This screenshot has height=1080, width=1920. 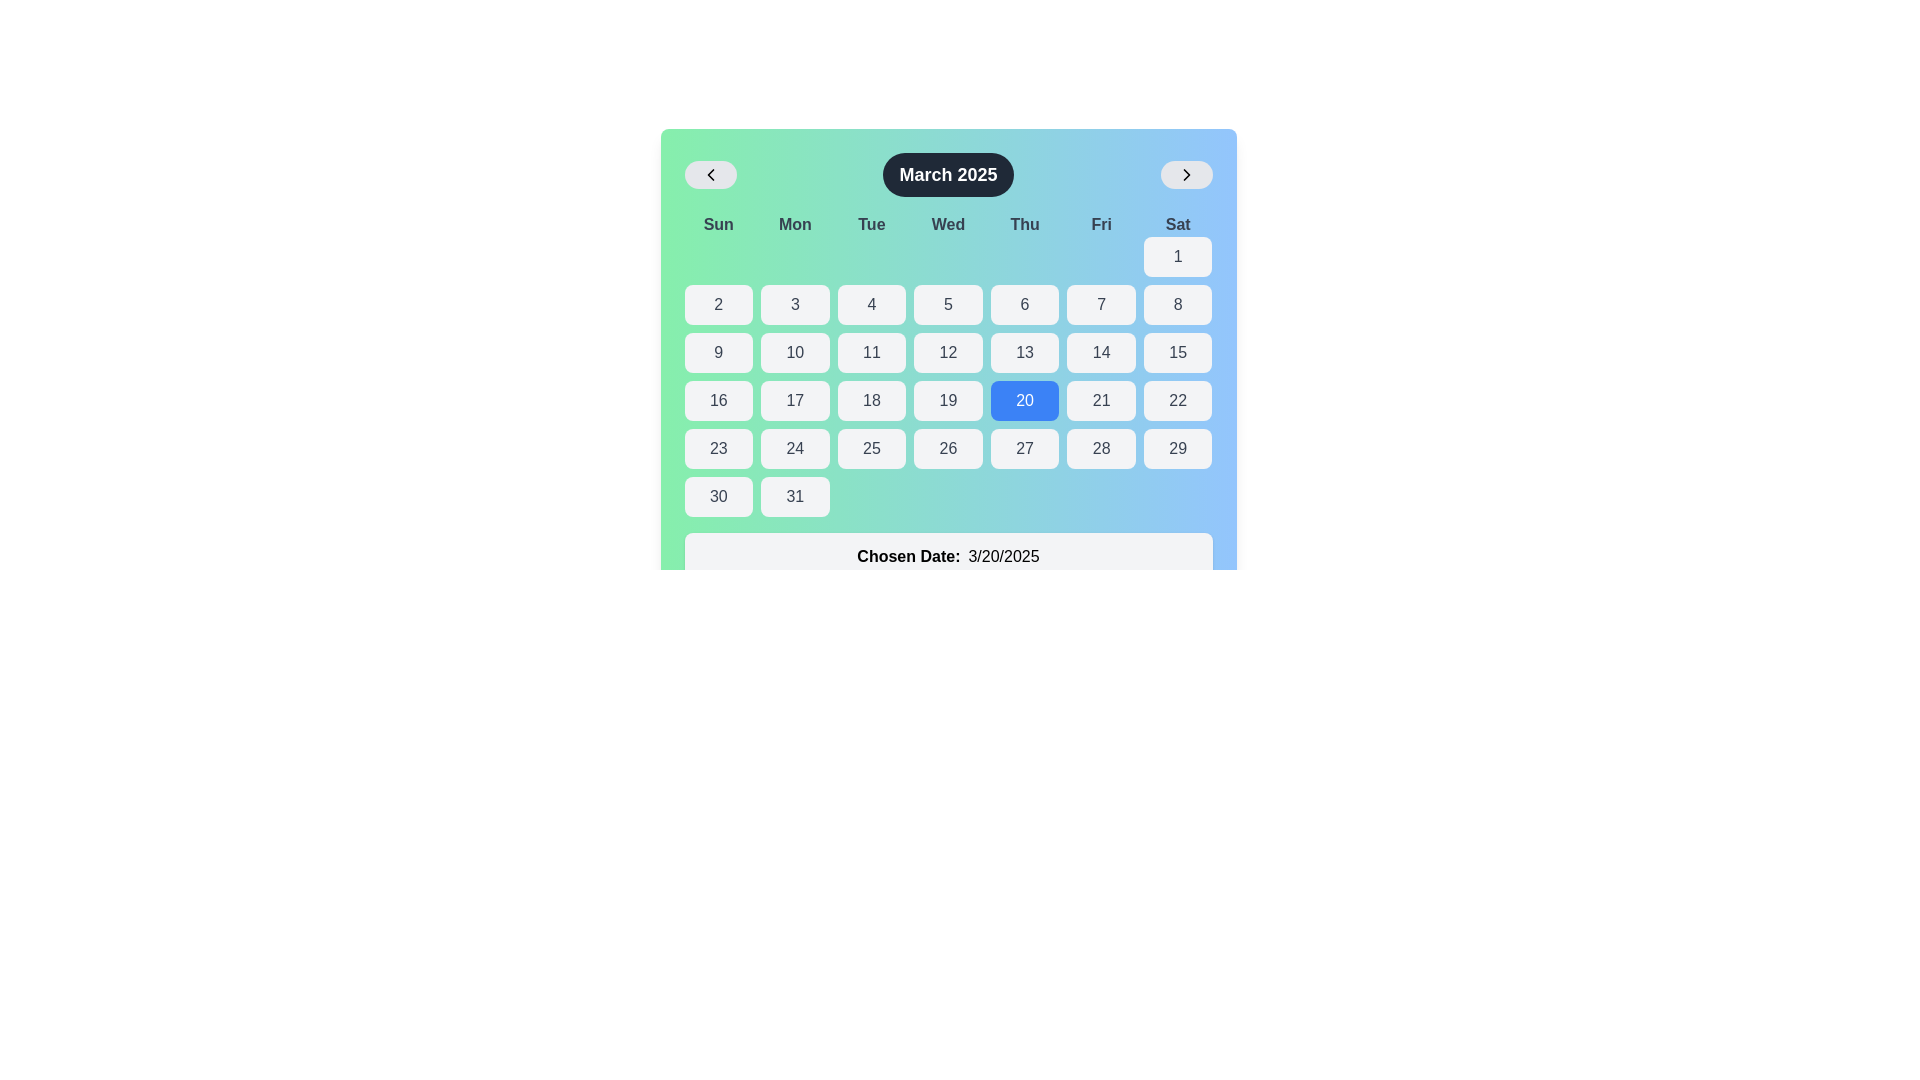 I want to click on the selectable date button representing the 28th day of the month in the calendar interface, located under the 'Fri' column in the fifth row of the grid layout, so click(x=1100, y=447).